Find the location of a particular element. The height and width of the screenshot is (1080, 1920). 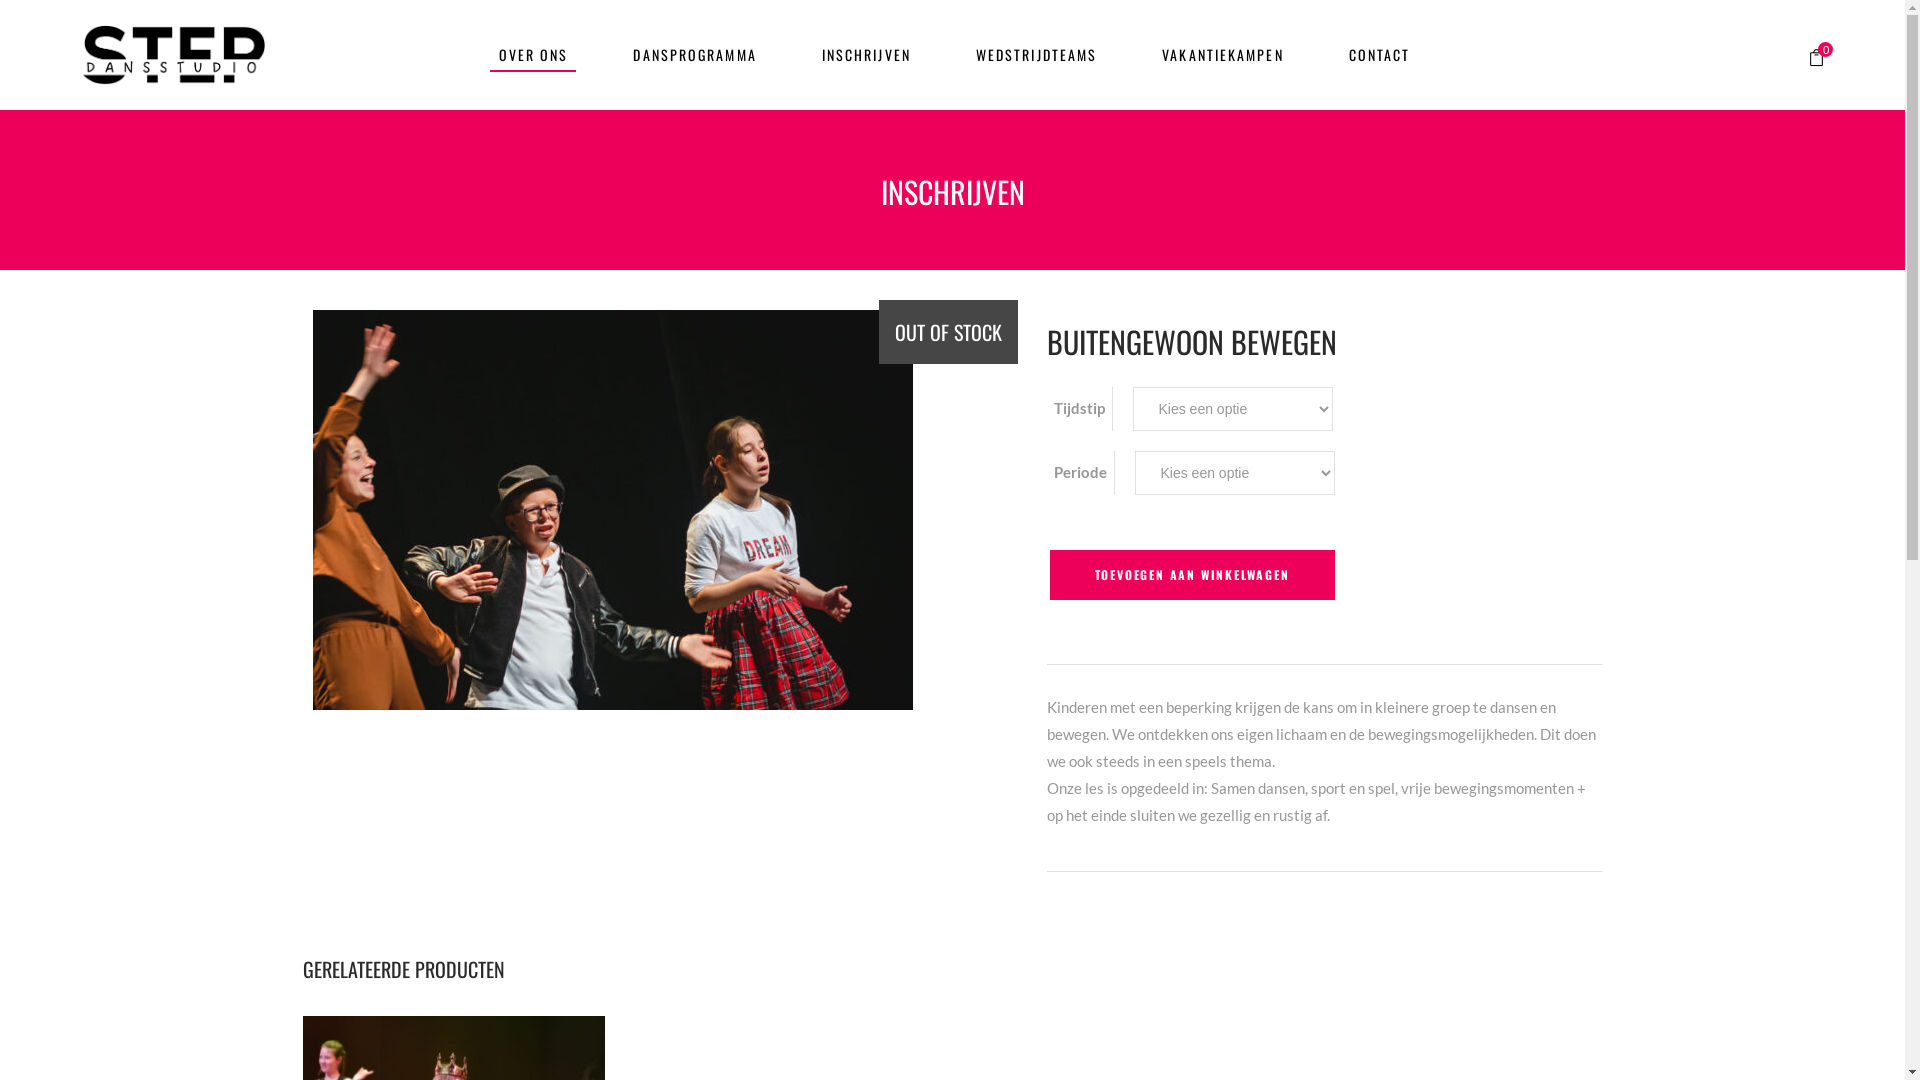

'CONTACT' is located at coordinates (1378, 53).